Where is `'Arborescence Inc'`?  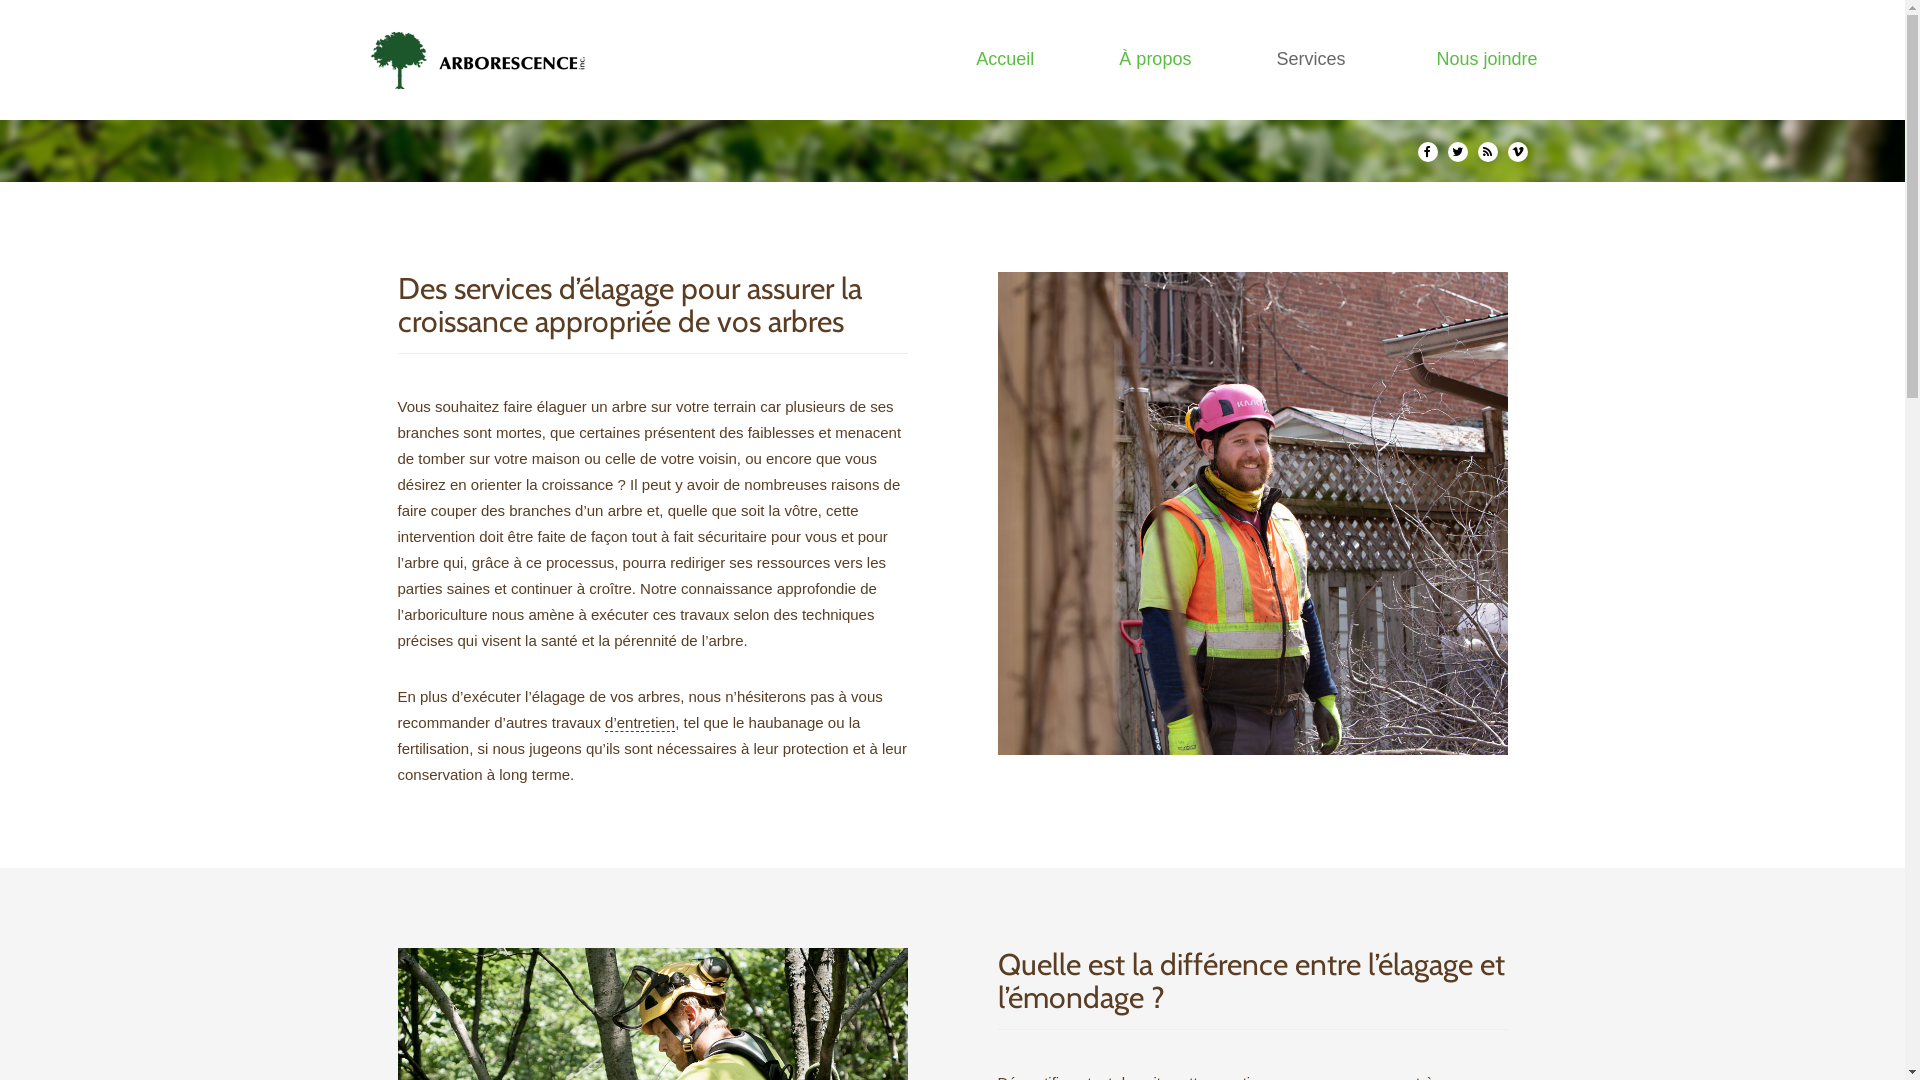
'Arborescence Inc' is located at coordinates (484, 59).